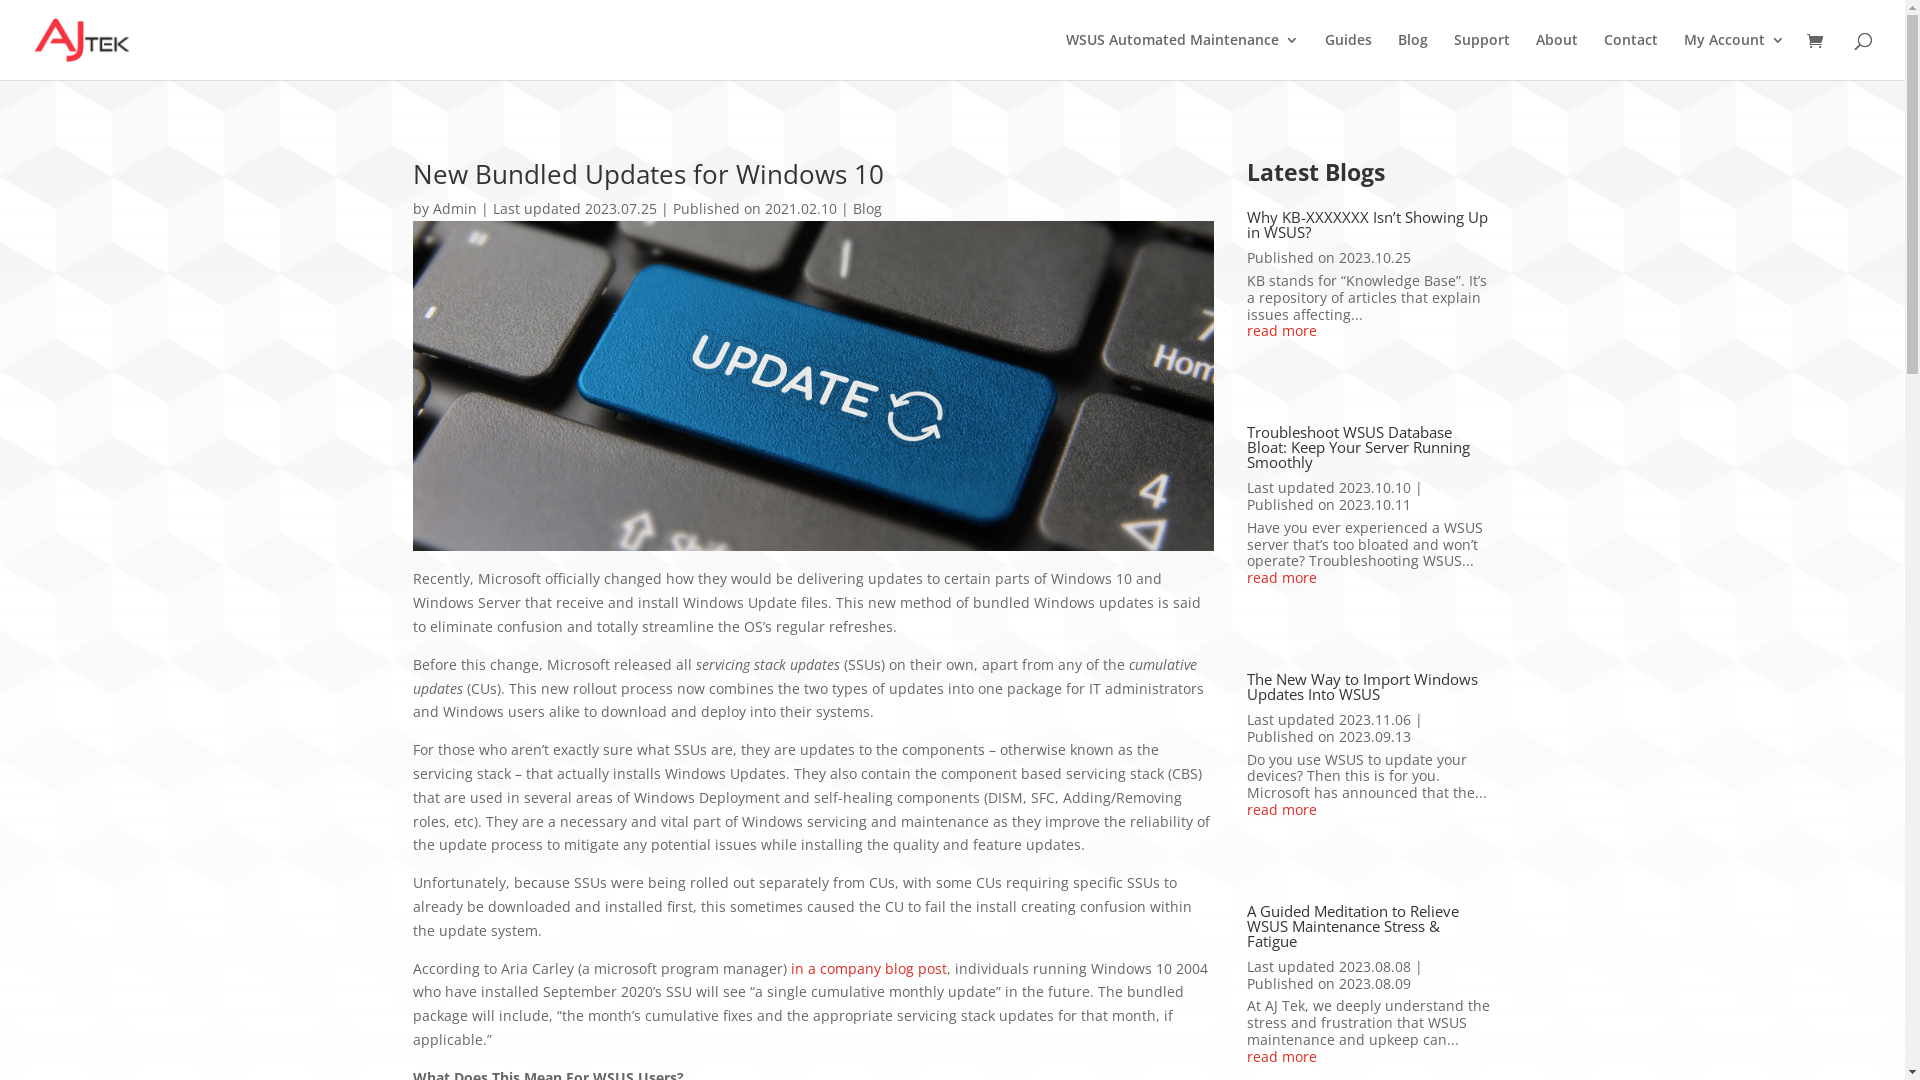 This screenshot has height=1080, width=1920. Describe the element at coordinates (868, 967) in the screenshot. I see `'in a company blog post'` at that location.